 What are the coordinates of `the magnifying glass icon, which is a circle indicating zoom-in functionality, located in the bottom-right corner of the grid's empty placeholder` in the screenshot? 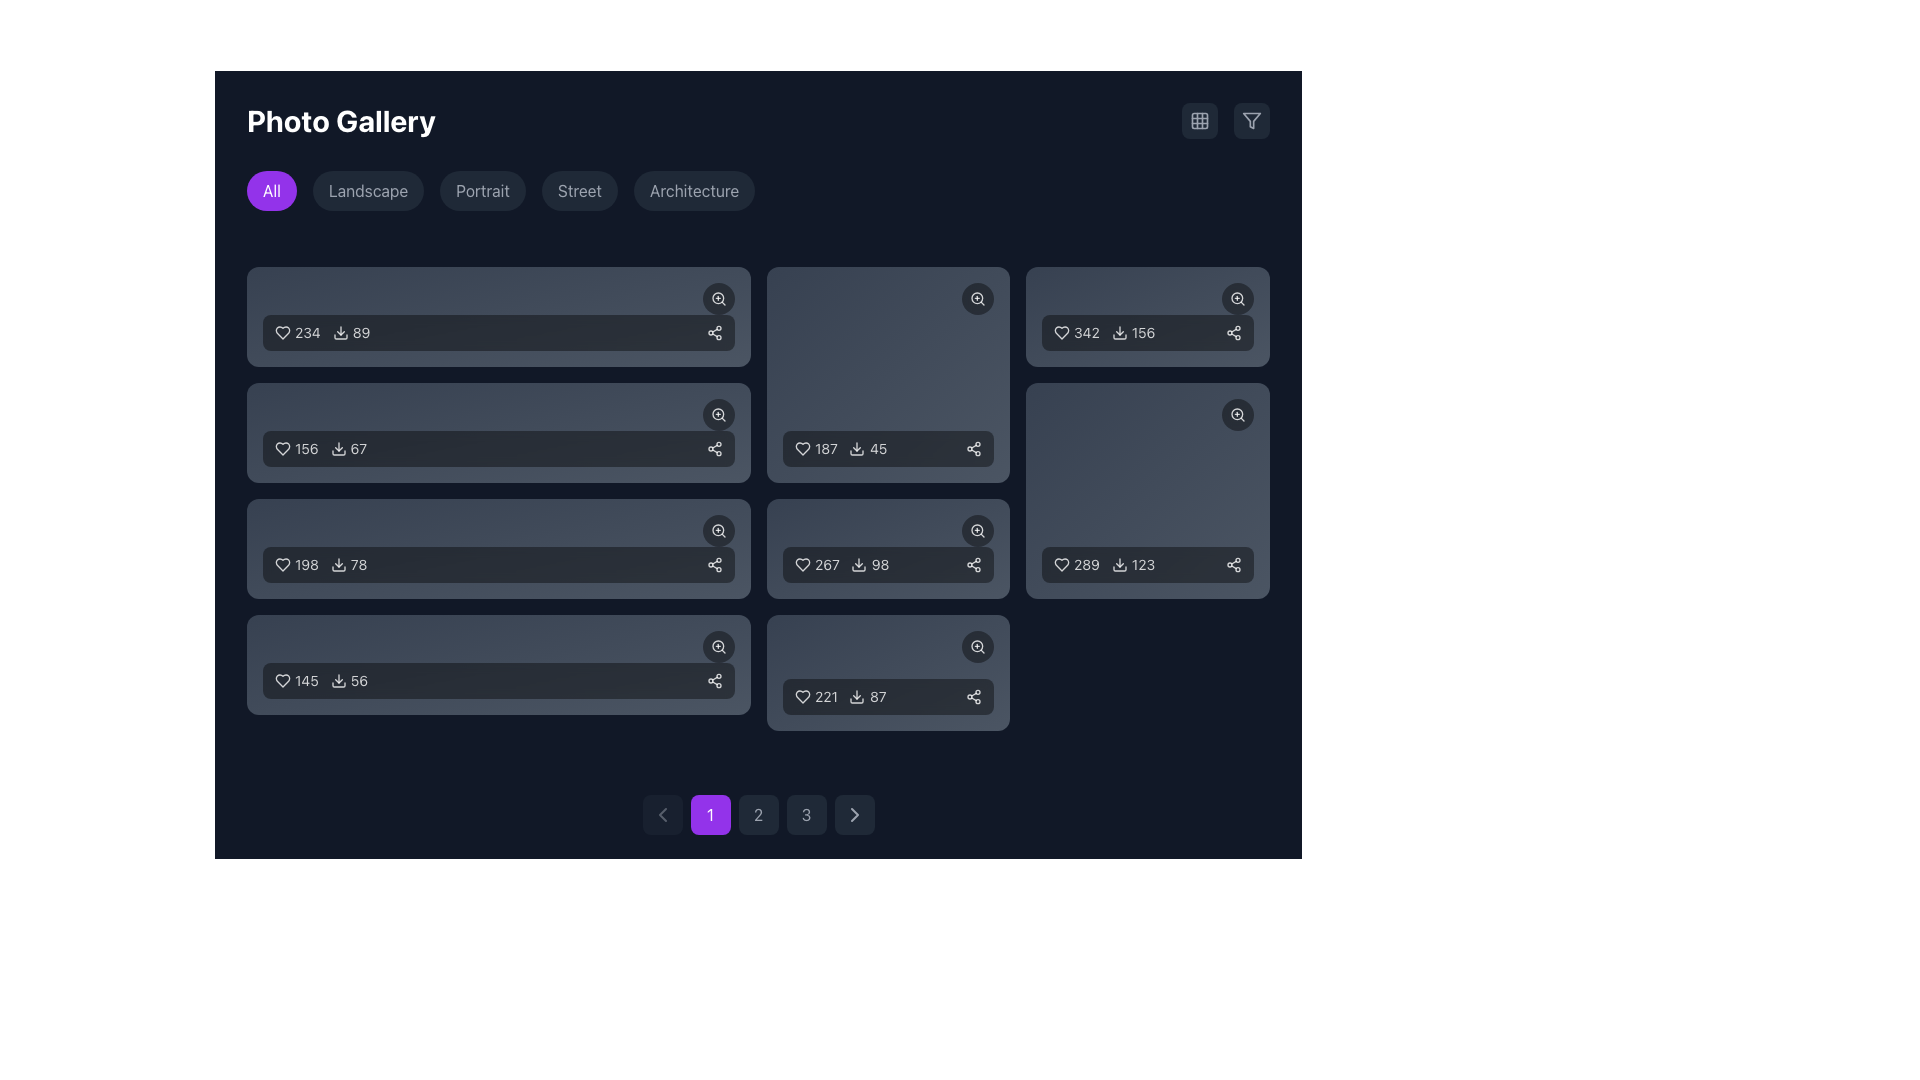 It's located at (1236, 413).